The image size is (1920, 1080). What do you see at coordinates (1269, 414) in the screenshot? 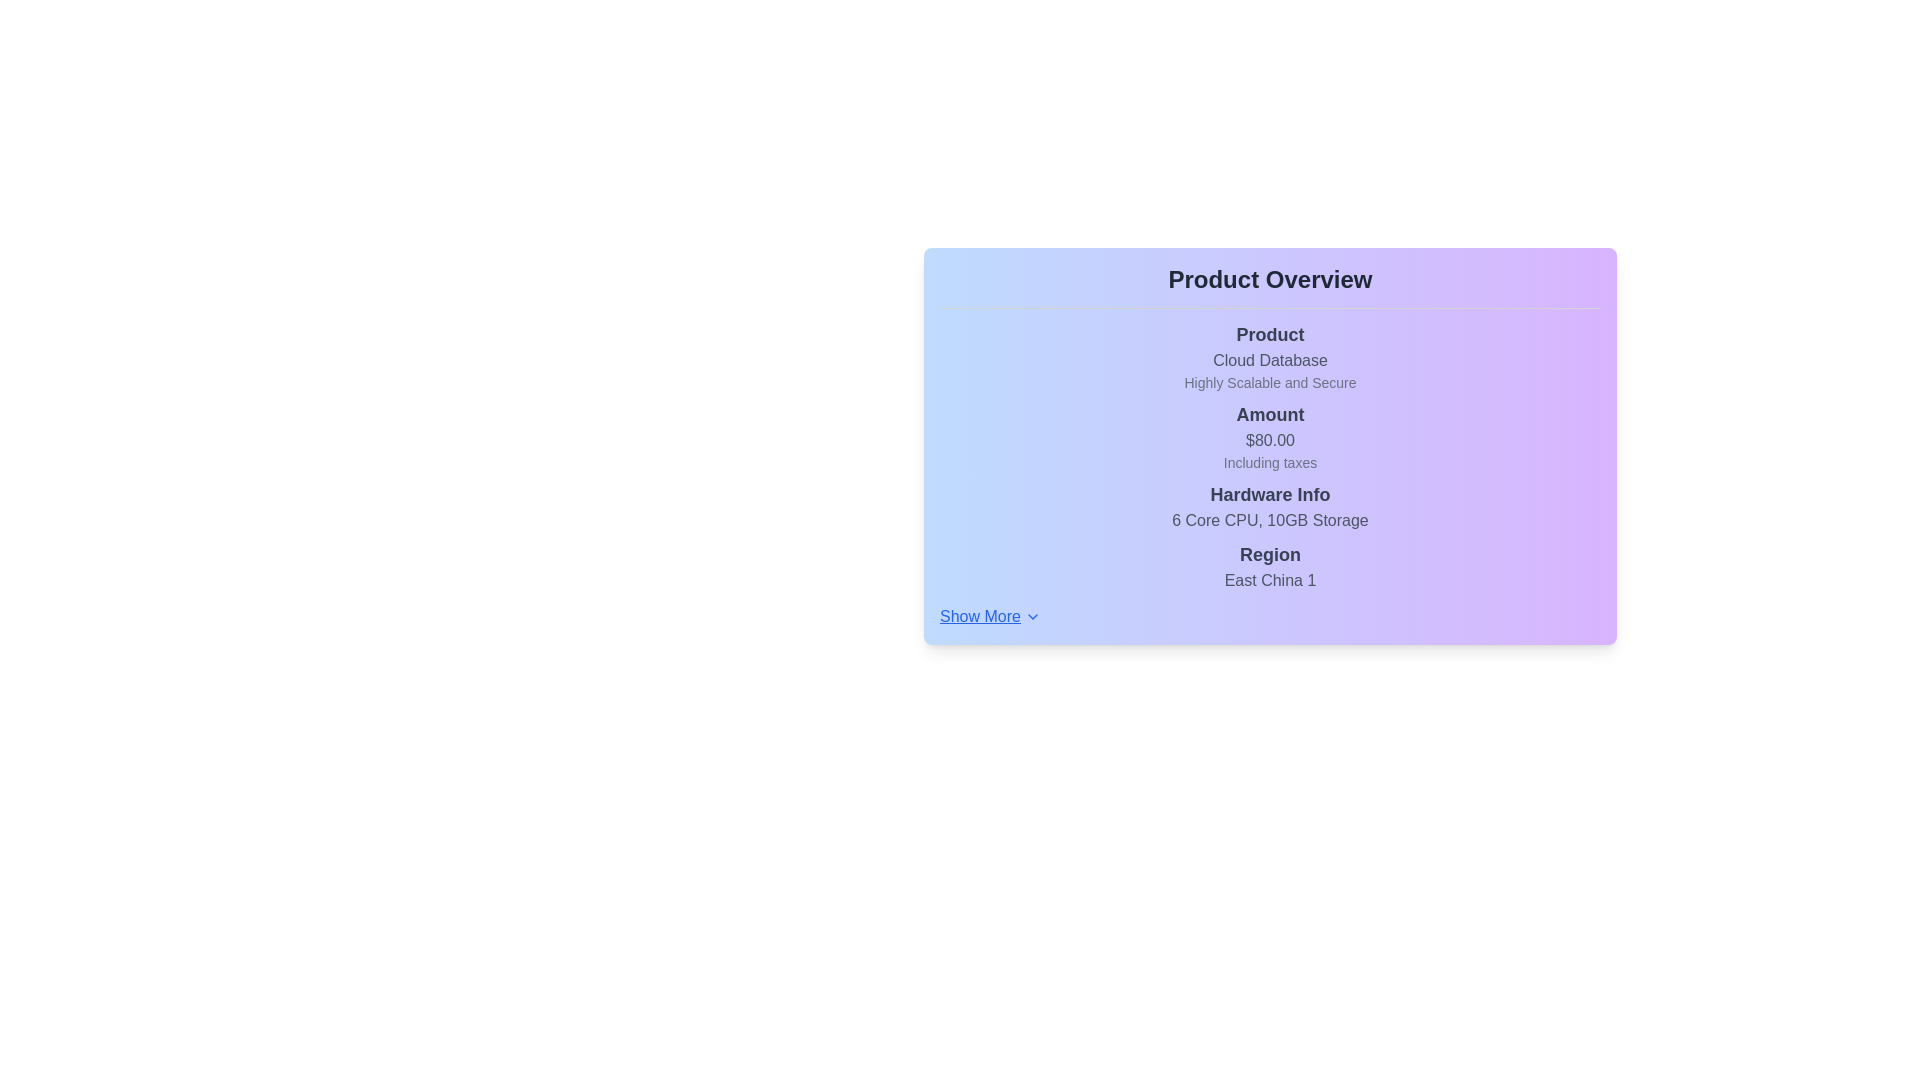
I see `the Text Label that serves as a title for the amount-related details in the 'Product Overview' summary card, positioned under the 'Product' section` at bounding box center [1269, 414].